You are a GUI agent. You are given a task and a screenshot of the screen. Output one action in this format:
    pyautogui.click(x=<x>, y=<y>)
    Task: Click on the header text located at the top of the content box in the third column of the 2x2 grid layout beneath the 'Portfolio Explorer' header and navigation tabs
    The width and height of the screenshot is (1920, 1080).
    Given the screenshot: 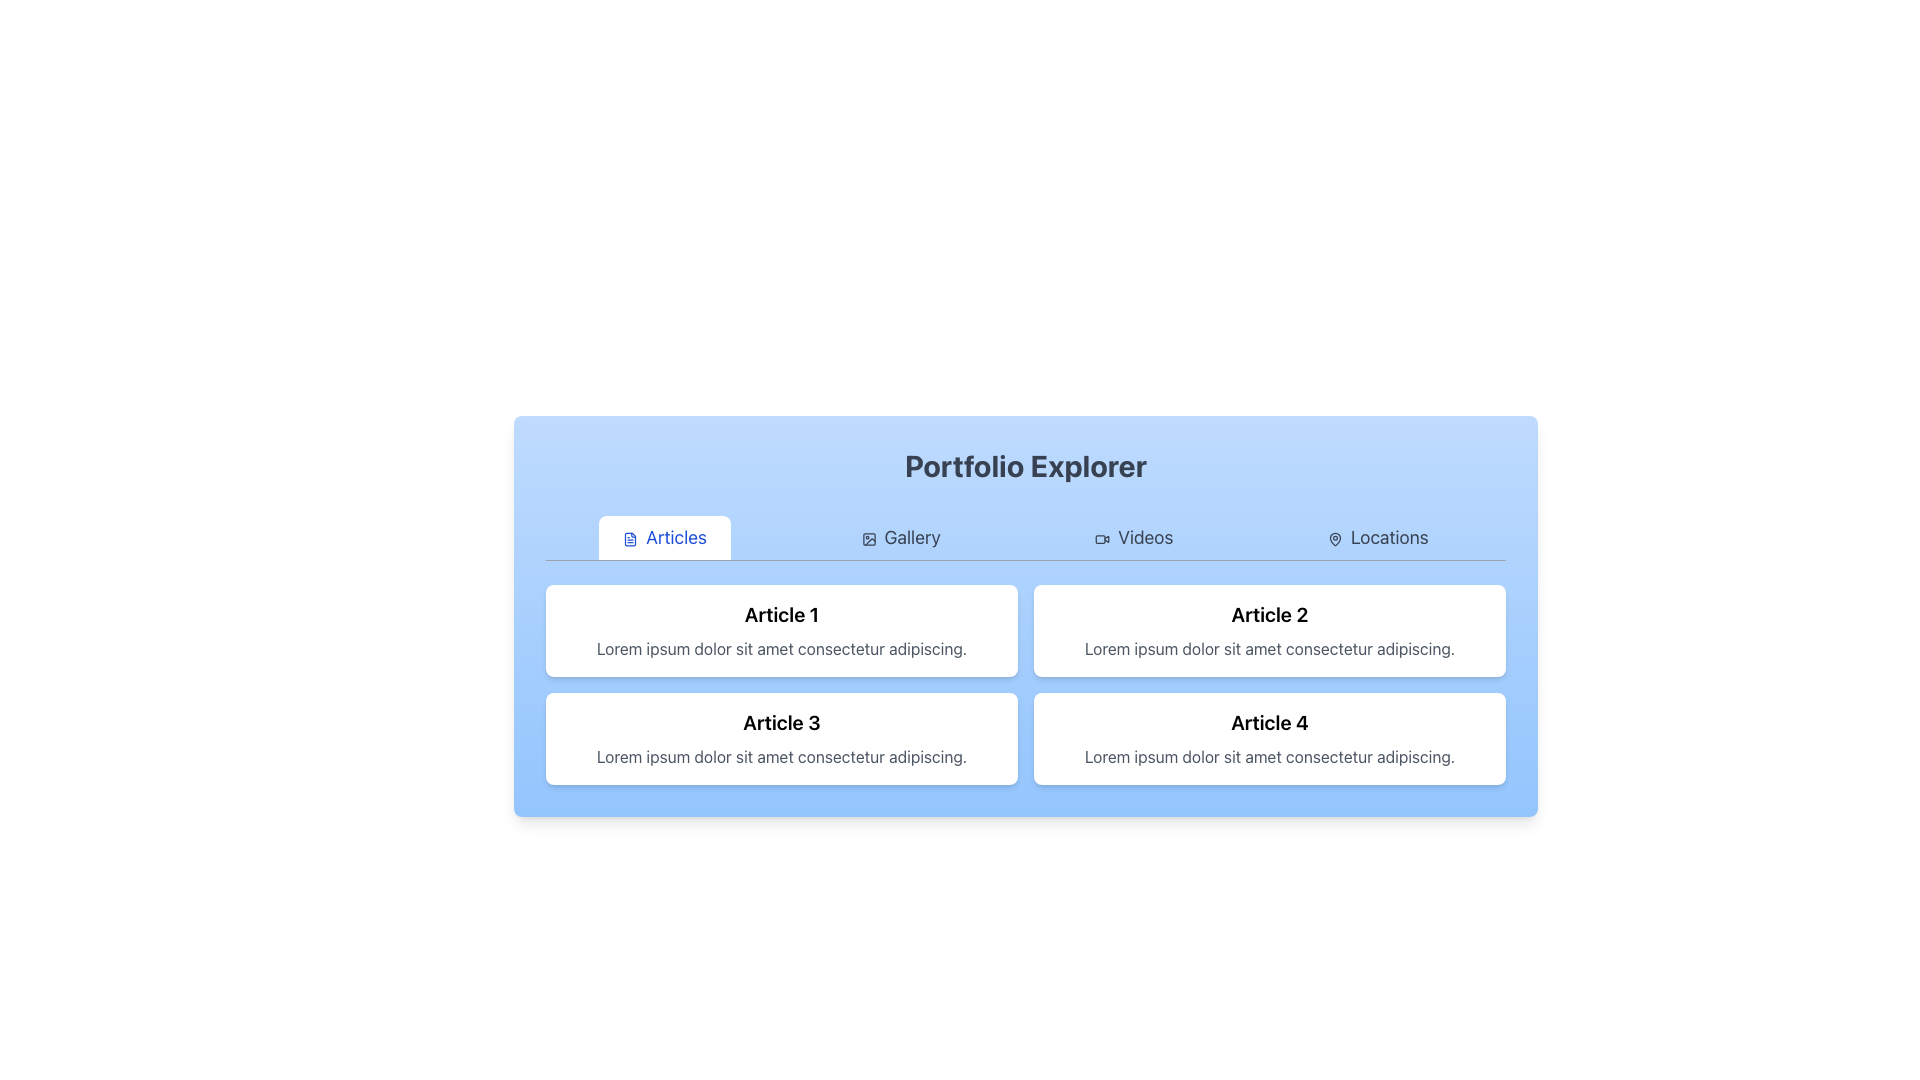 What is the action you would take?
    pyautogui.click(x=781, y=722)
    